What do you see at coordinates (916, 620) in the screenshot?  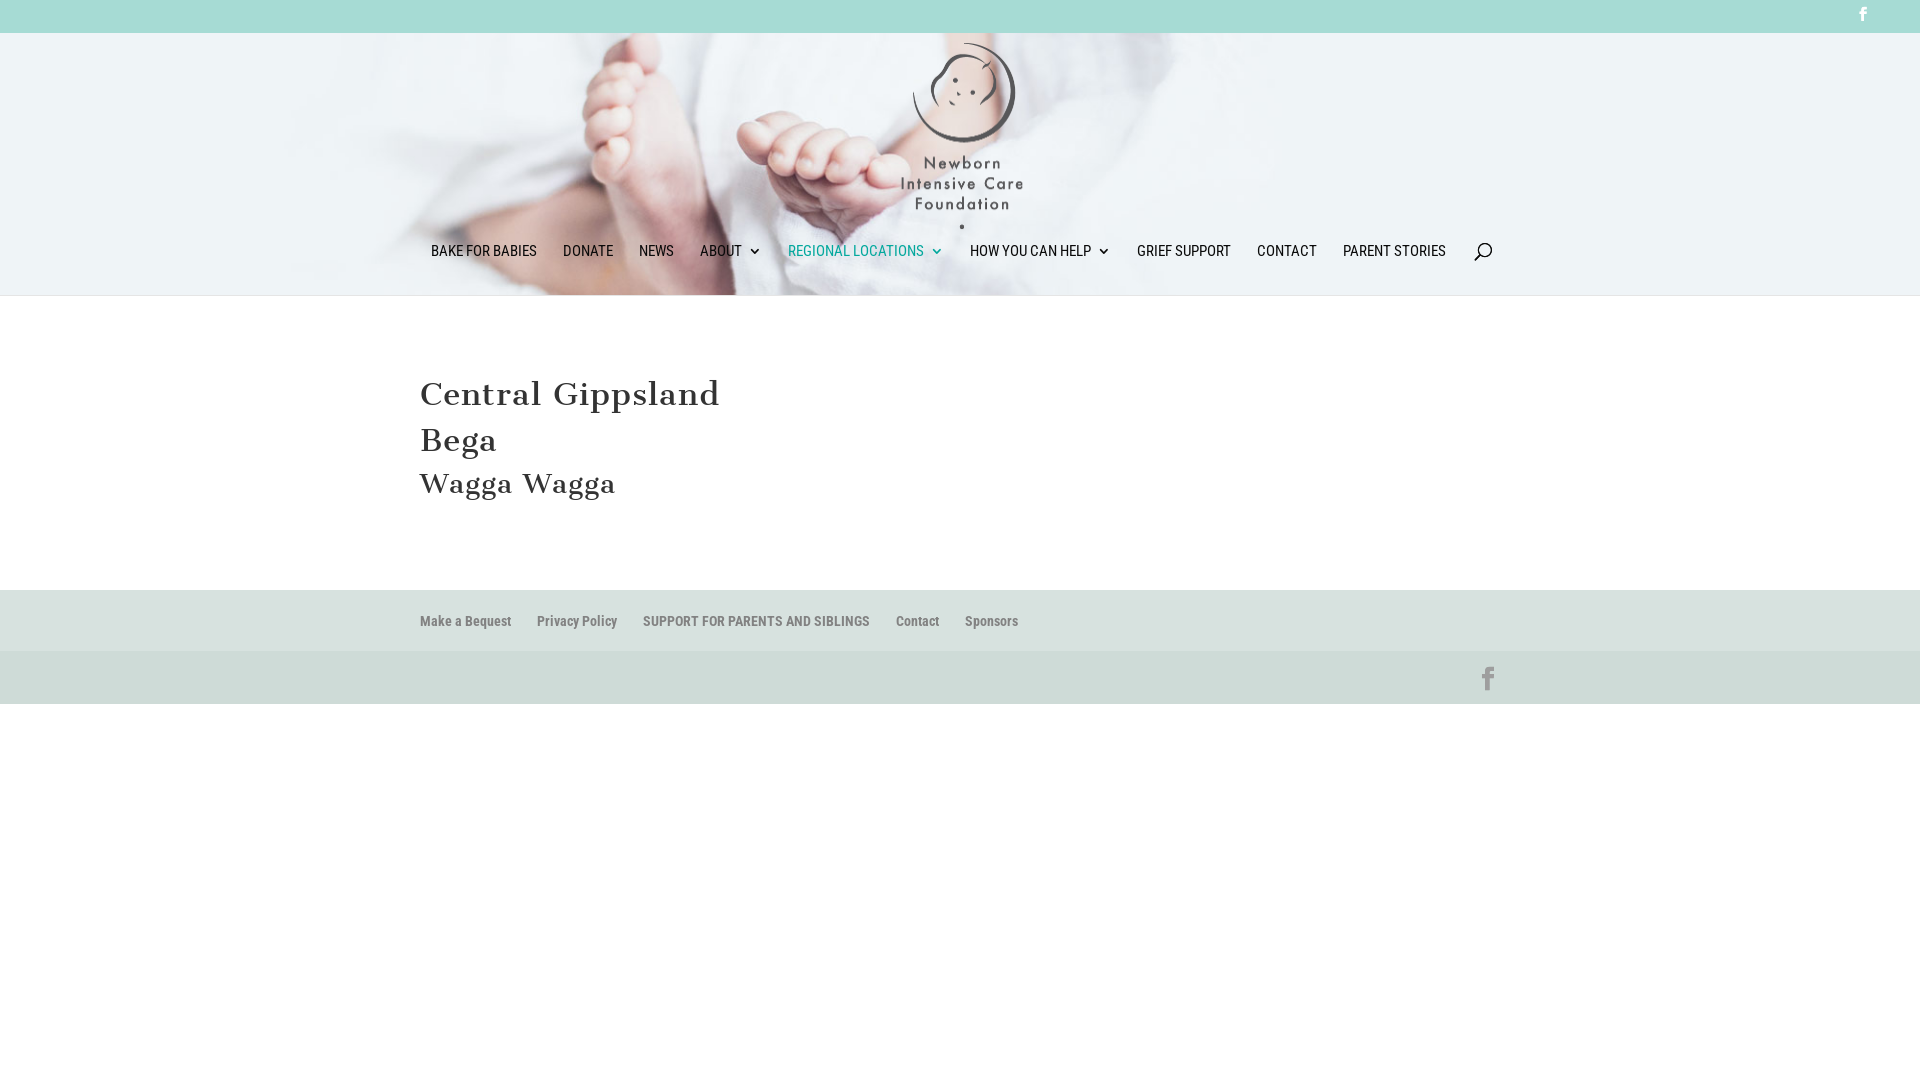 I see `'Contact'` at bounding box center [916, 620].